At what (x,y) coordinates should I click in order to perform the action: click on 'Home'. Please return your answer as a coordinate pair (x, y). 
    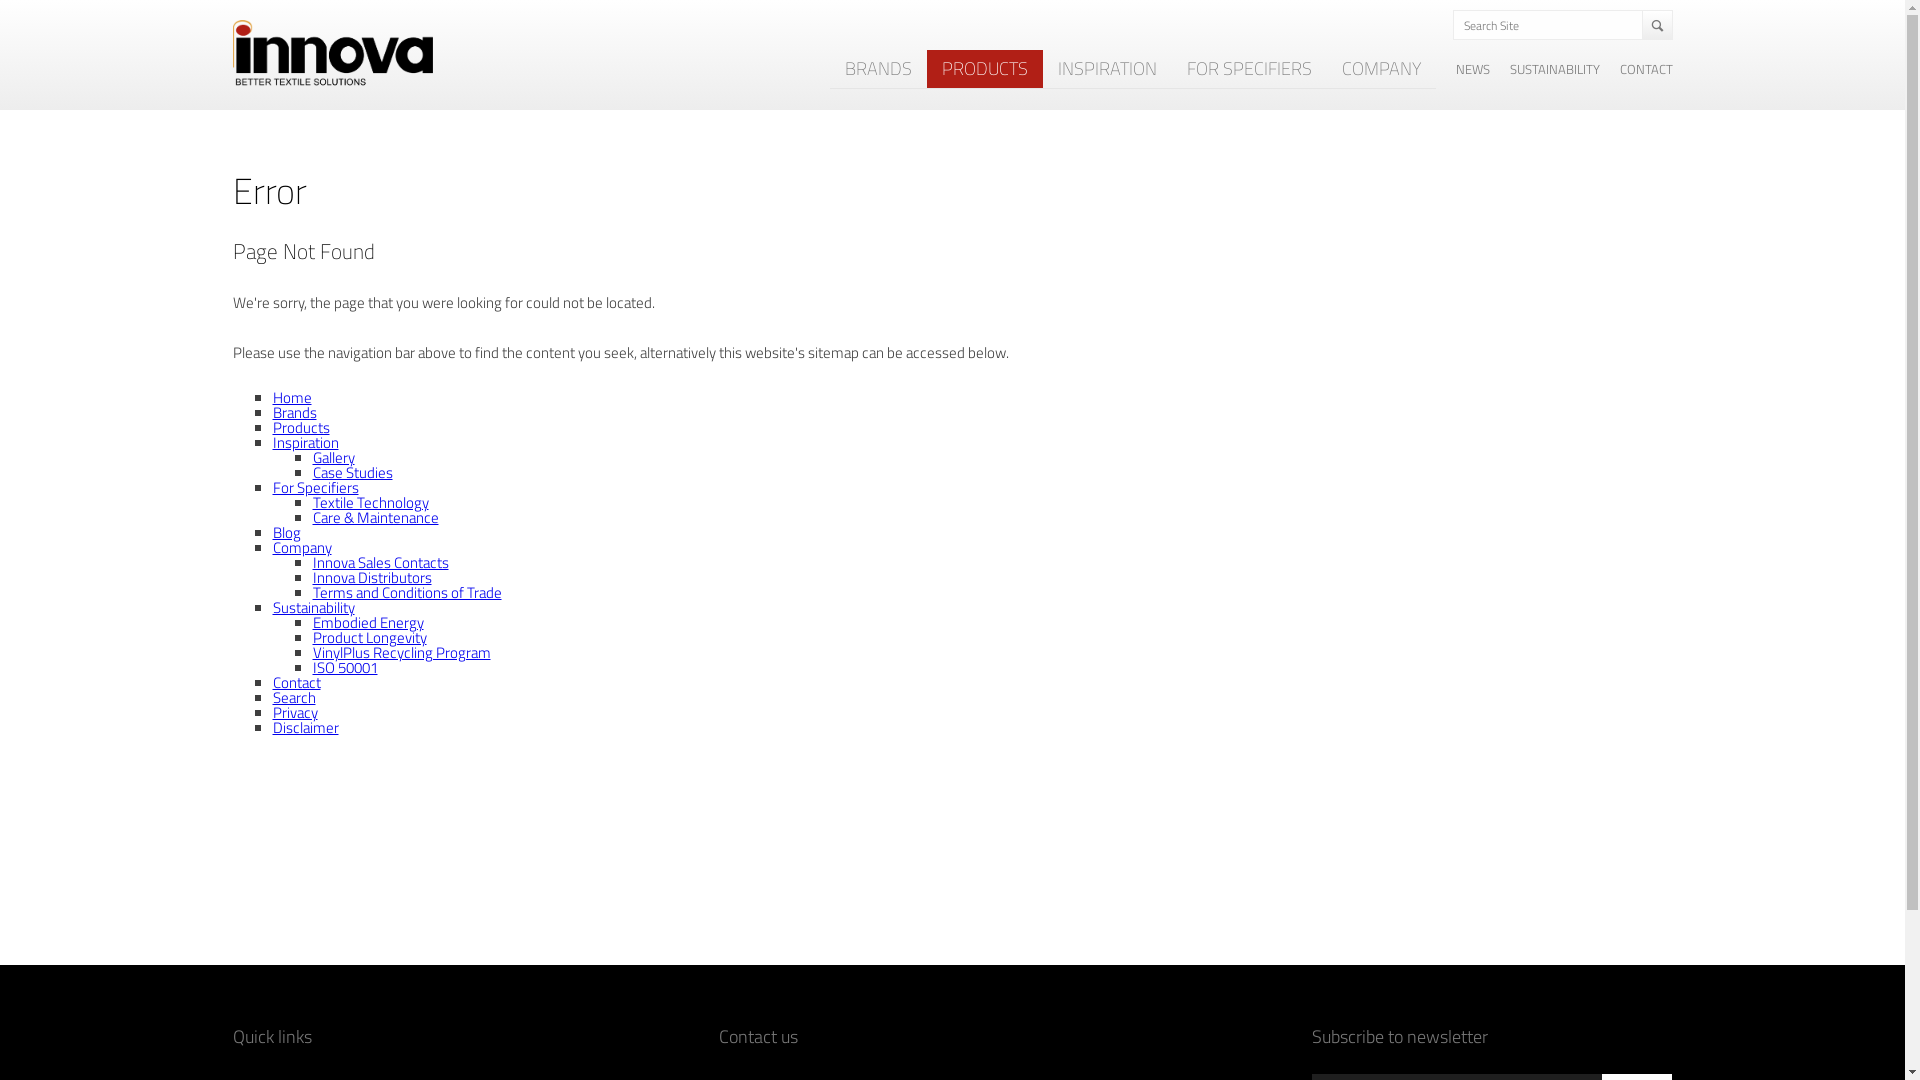
    Looking at the image, I should click on (290, 397).